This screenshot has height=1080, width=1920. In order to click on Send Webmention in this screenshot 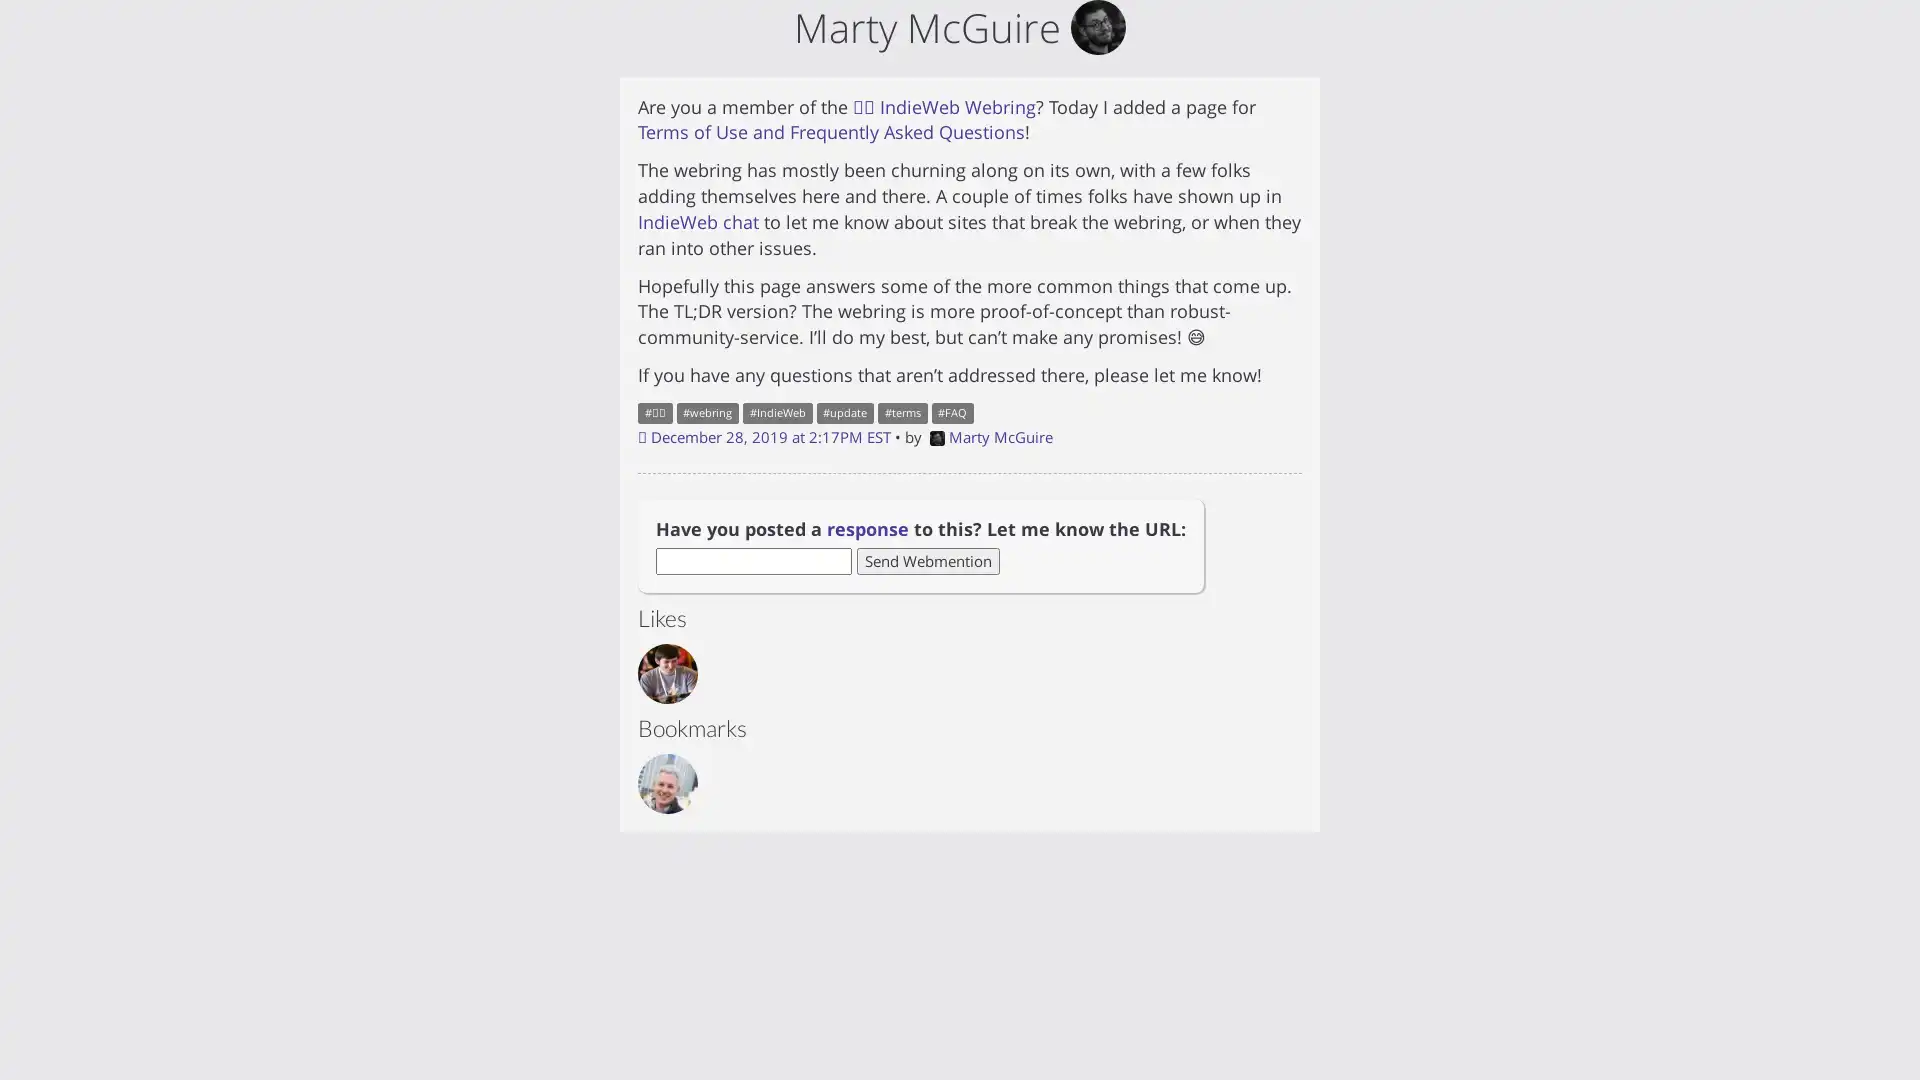, I will do `click(927, 560)`.